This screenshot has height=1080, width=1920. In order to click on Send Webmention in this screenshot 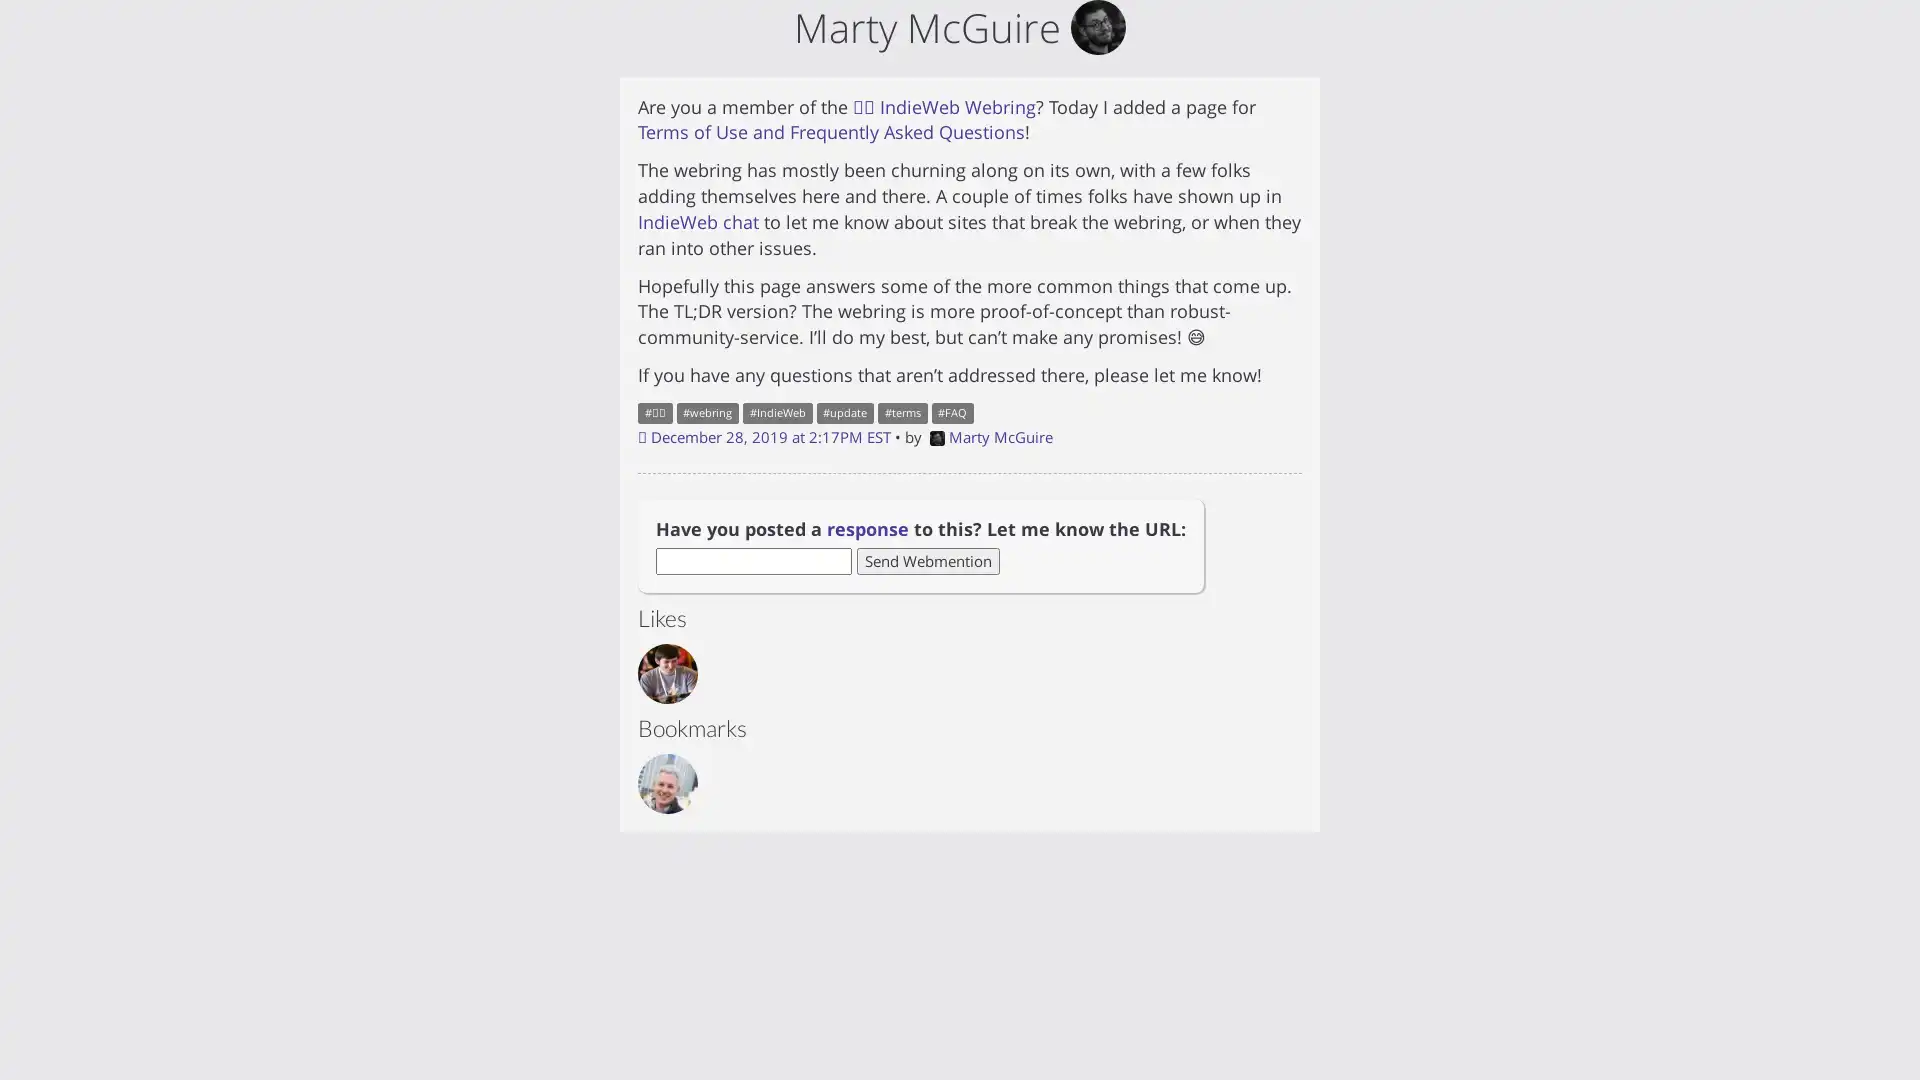, I will do `click(927, 560)`.